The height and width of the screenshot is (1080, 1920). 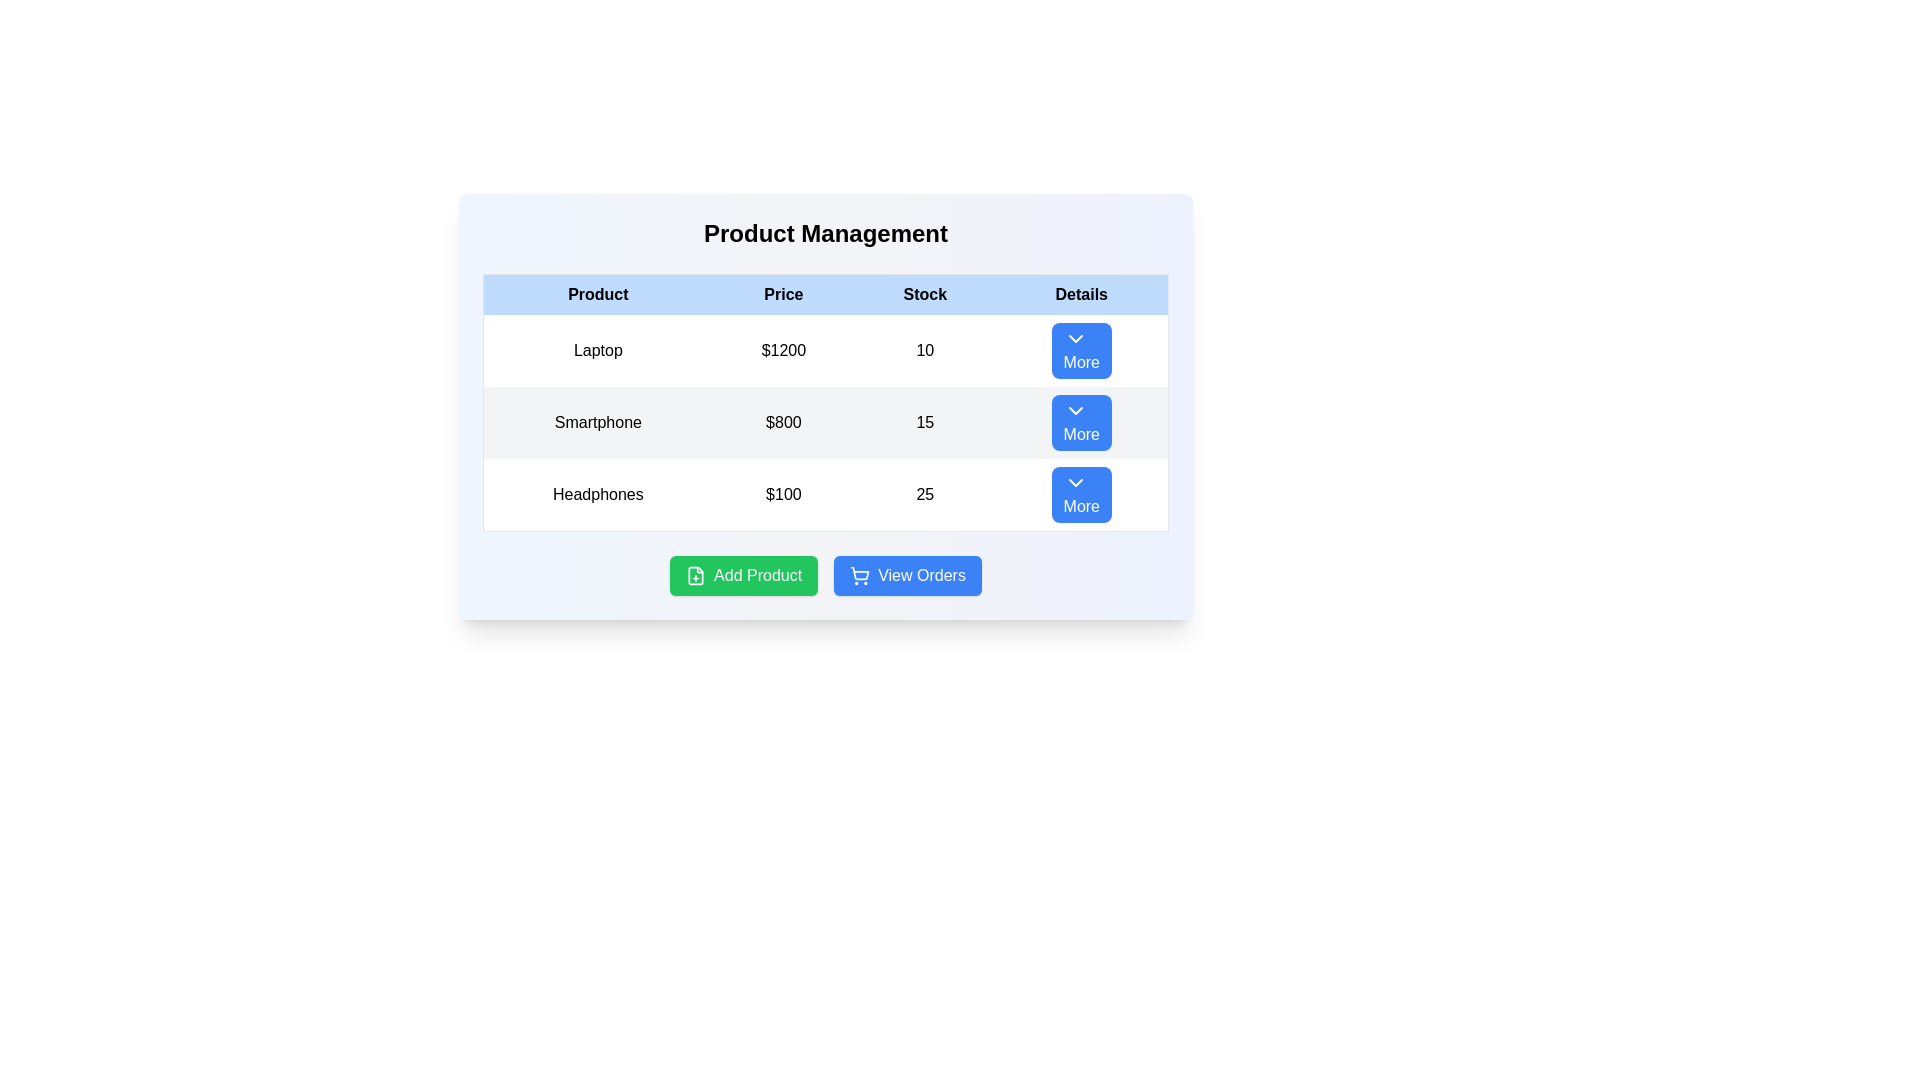 I want to click on the green rectangular button labeled 'Add Product' with a document and plus icon, so click(x=743, y=575).